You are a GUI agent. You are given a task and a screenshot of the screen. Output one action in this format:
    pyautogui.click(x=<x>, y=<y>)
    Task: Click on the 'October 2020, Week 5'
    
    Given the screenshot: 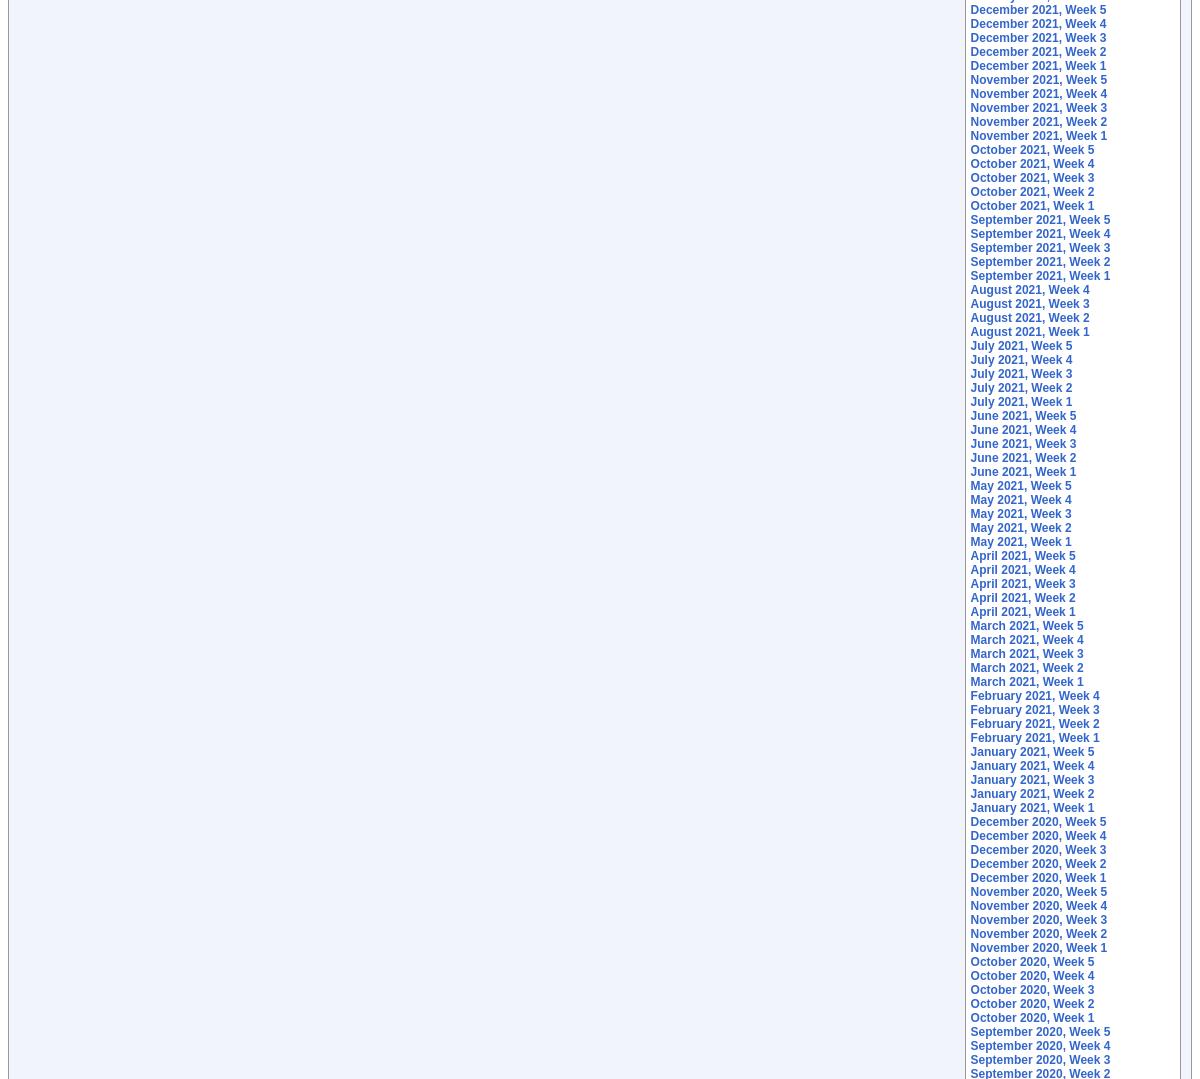 What is the action you would take?
    pyautogui.click(x=1032, y=961)
    